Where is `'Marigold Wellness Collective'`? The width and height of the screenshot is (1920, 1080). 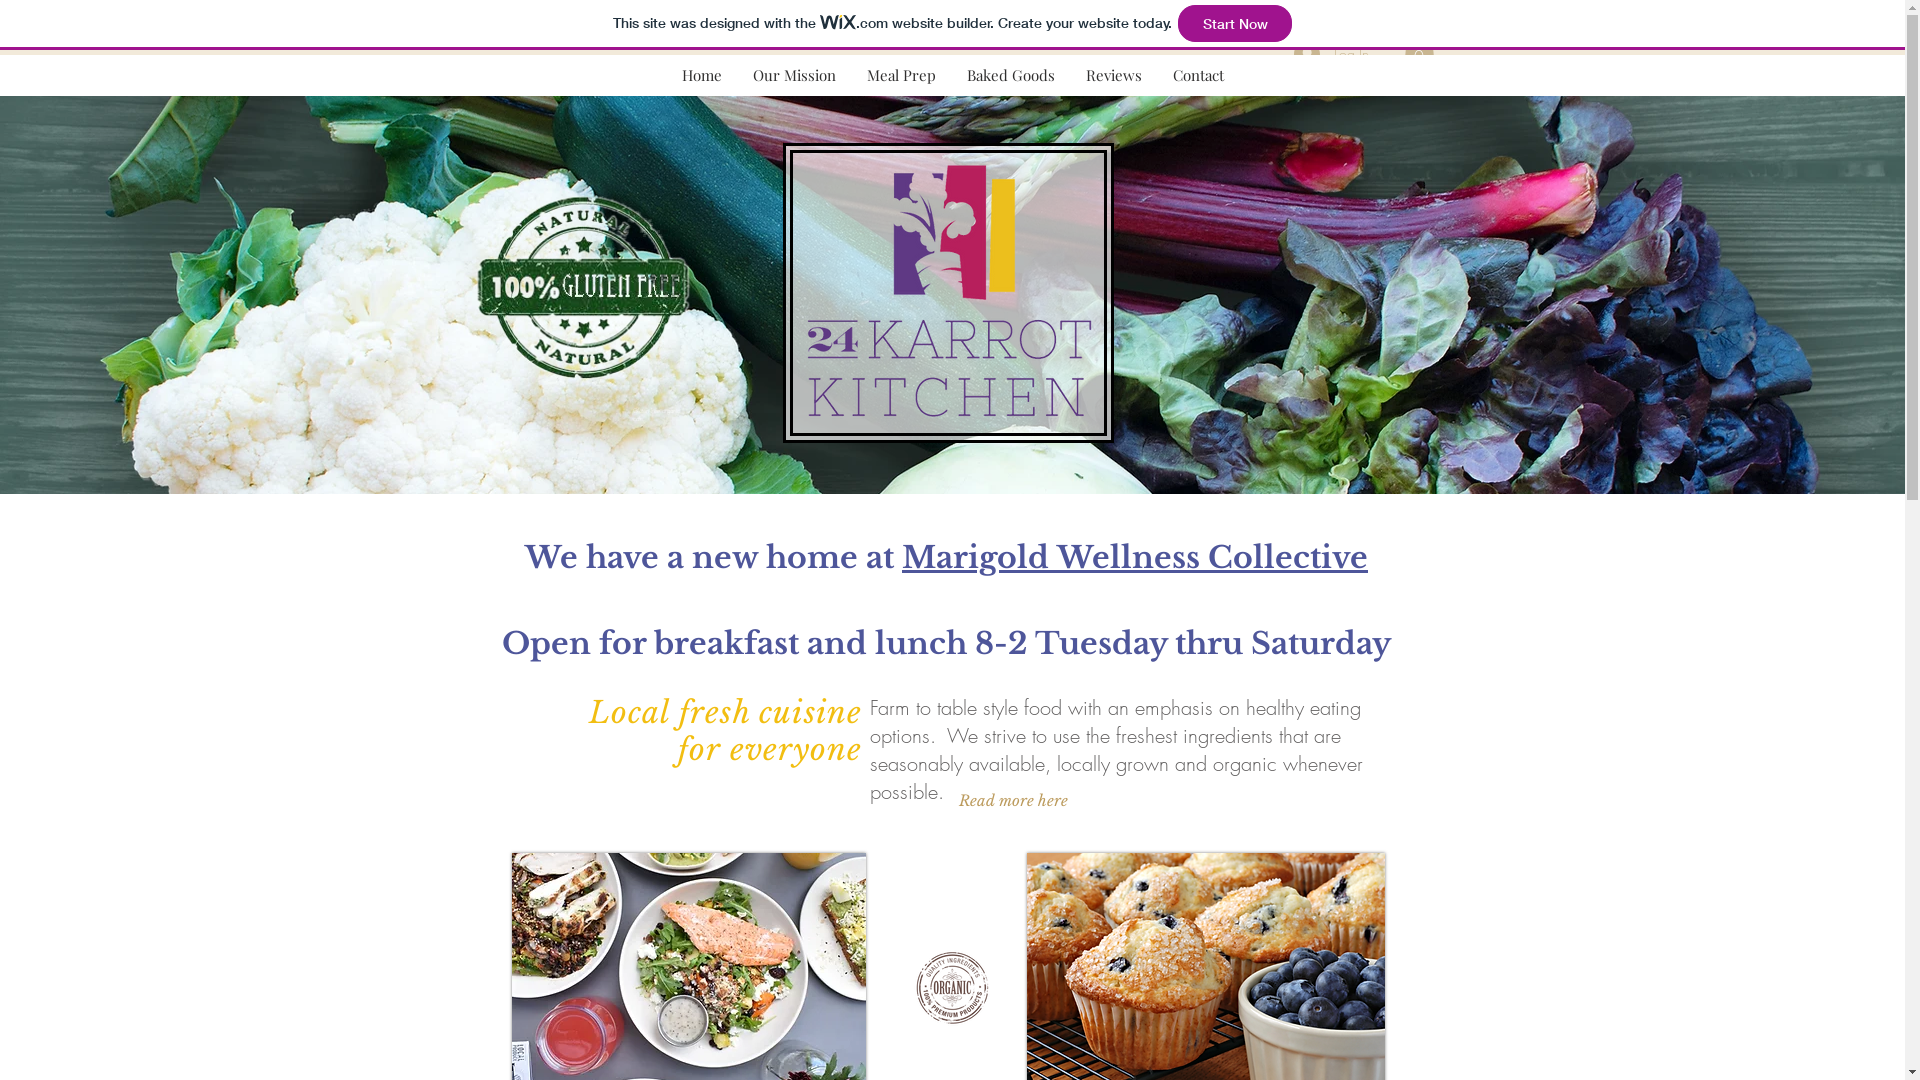
'Marigold Wellness Collective' is located at coordinates (1134, 548).